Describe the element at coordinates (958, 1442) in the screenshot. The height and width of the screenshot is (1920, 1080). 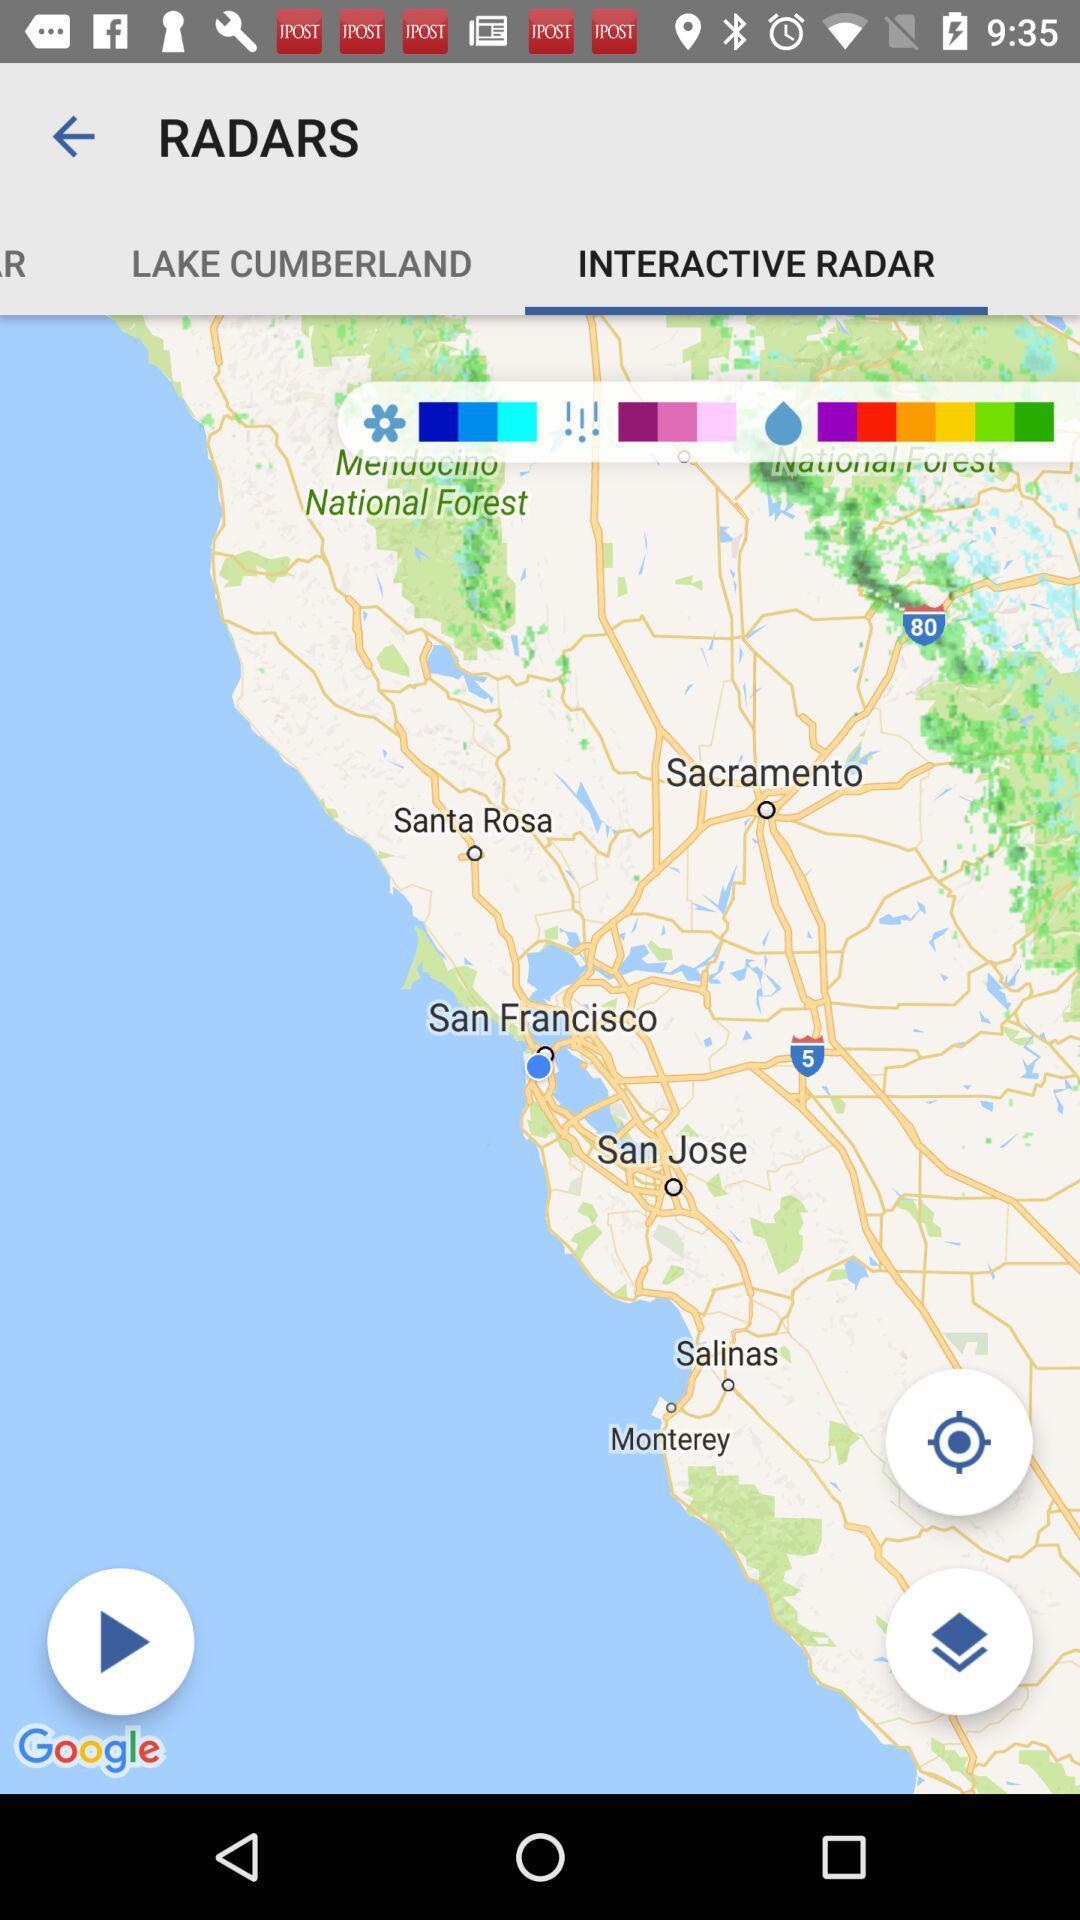
I see `the location_crosshair icon` at that location.